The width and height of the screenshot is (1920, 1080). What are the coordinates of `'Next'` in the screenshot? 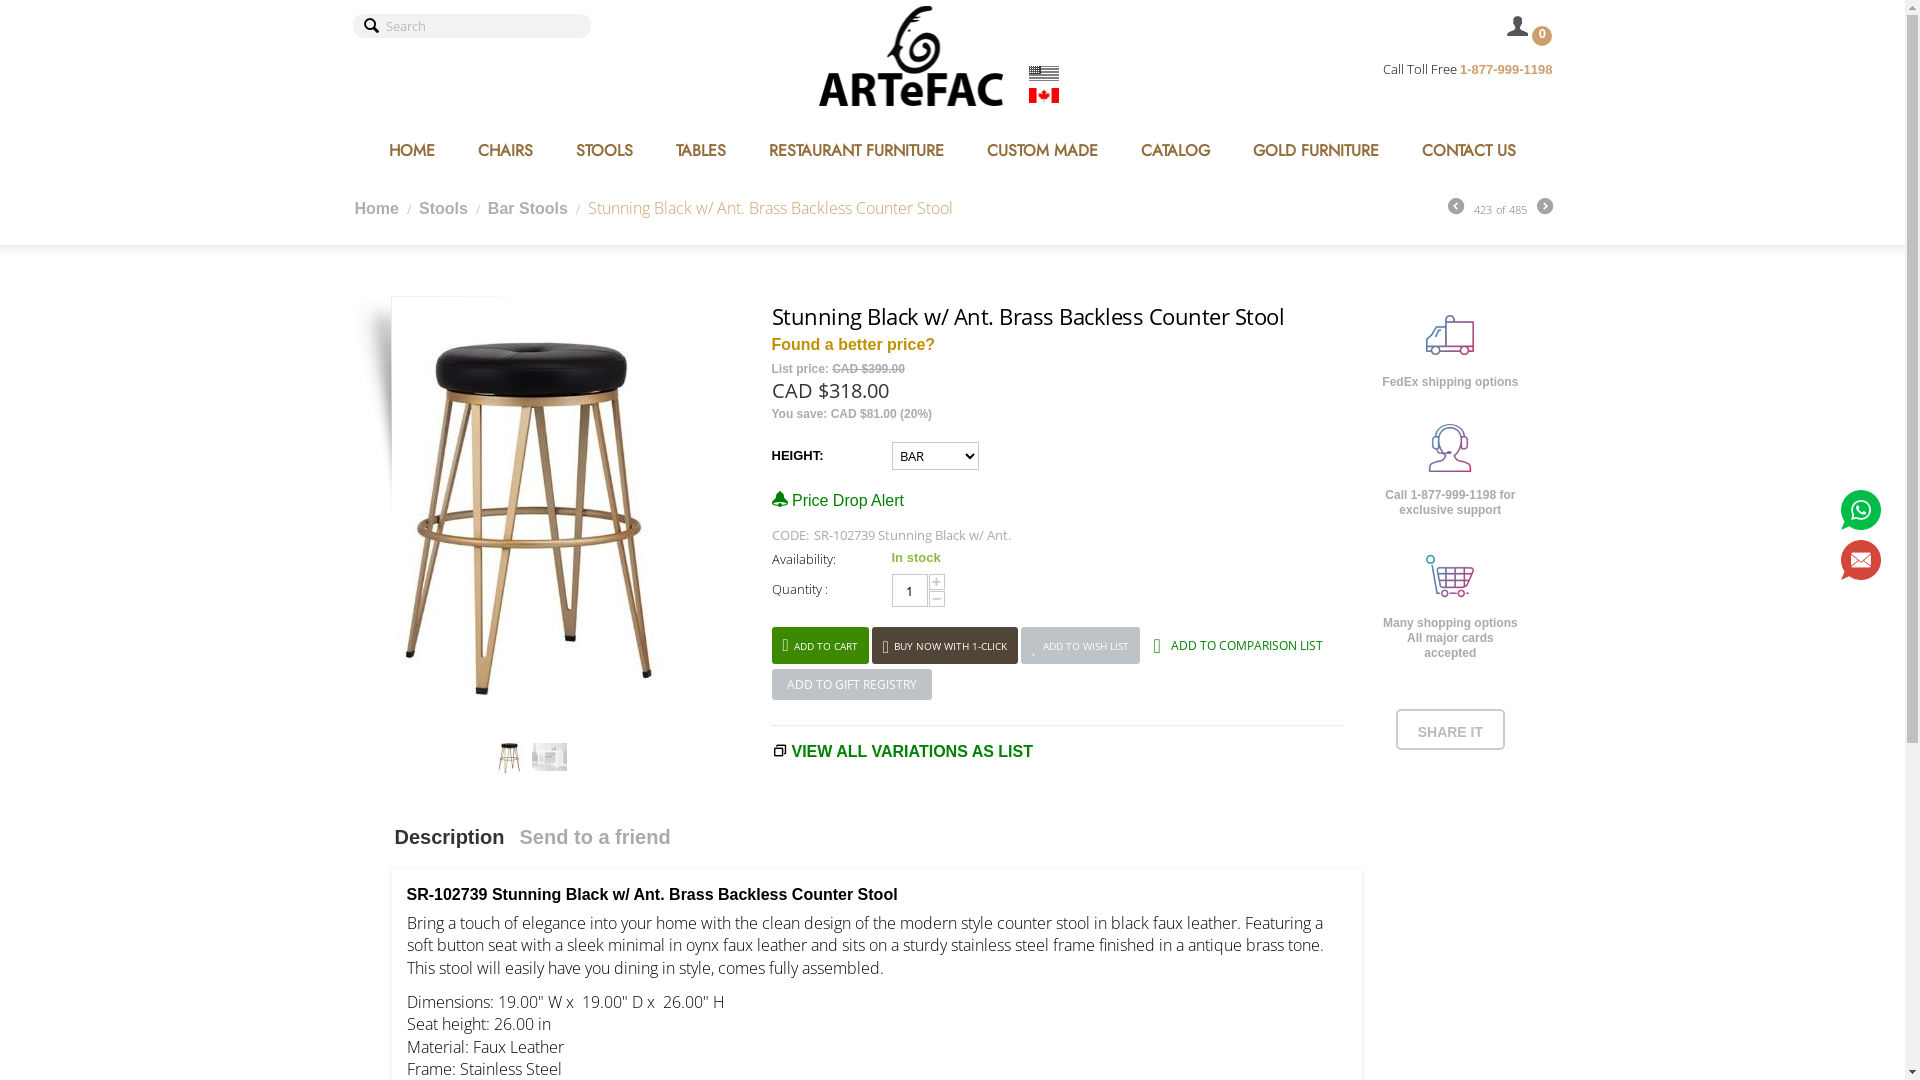 It's located at (1543, 208).